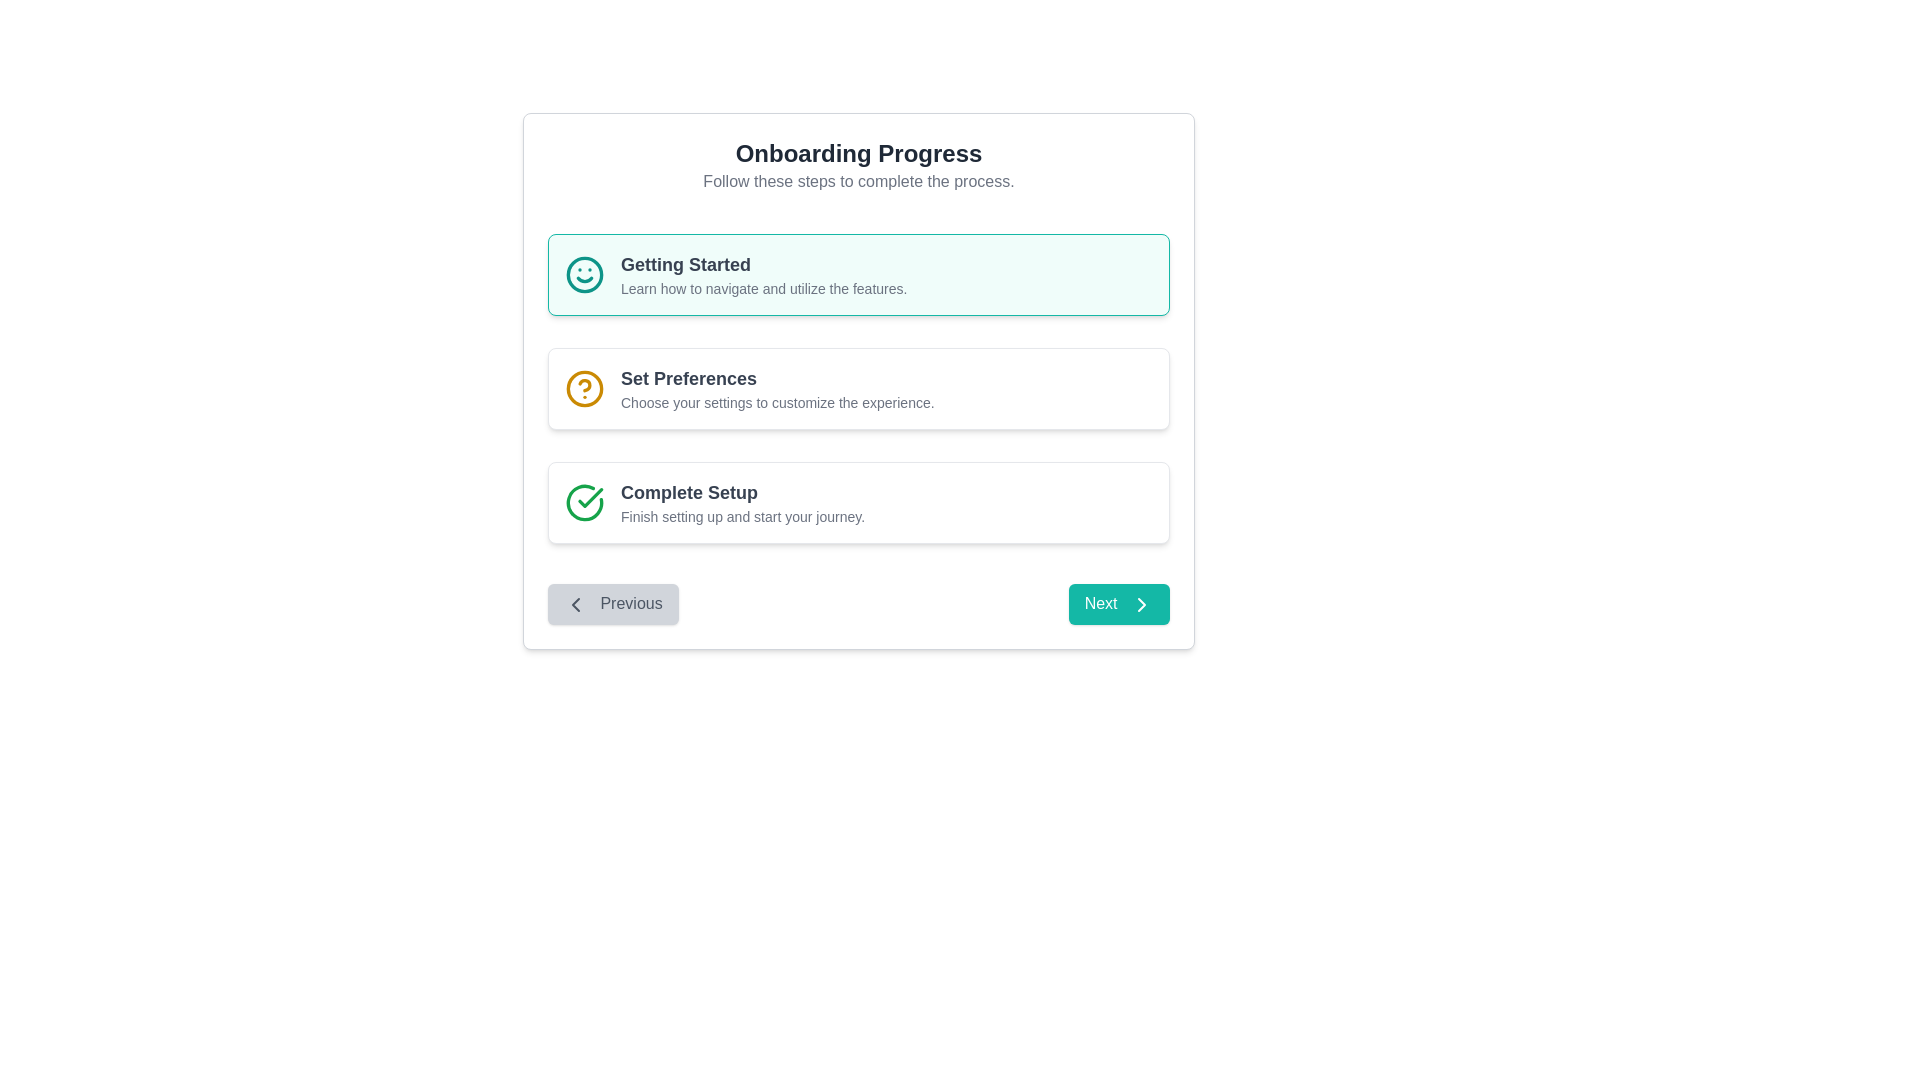 Image resolution: width=1920 pixels, height=1080 pixels. Describe the element at coordinates (1142, 603) in the screenshot. I see `the forward navigation icon located to the right of the 'Next' text within the 'Next' button at the bottom of the onboarding dialog` at that location.